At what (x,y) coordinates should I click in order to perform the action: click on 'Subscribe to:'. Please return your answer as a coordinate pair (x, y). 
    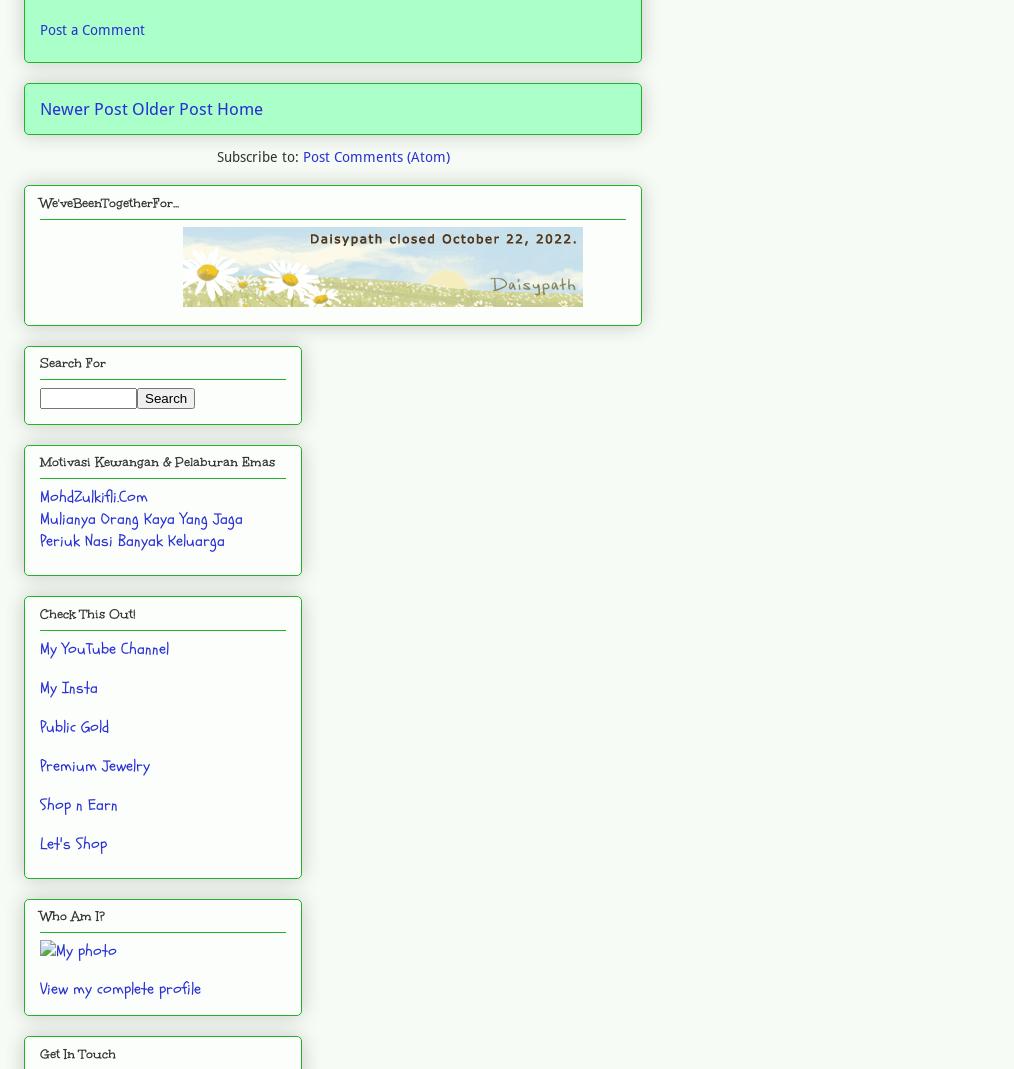
    Looking at the image, I should click on (258, 157).